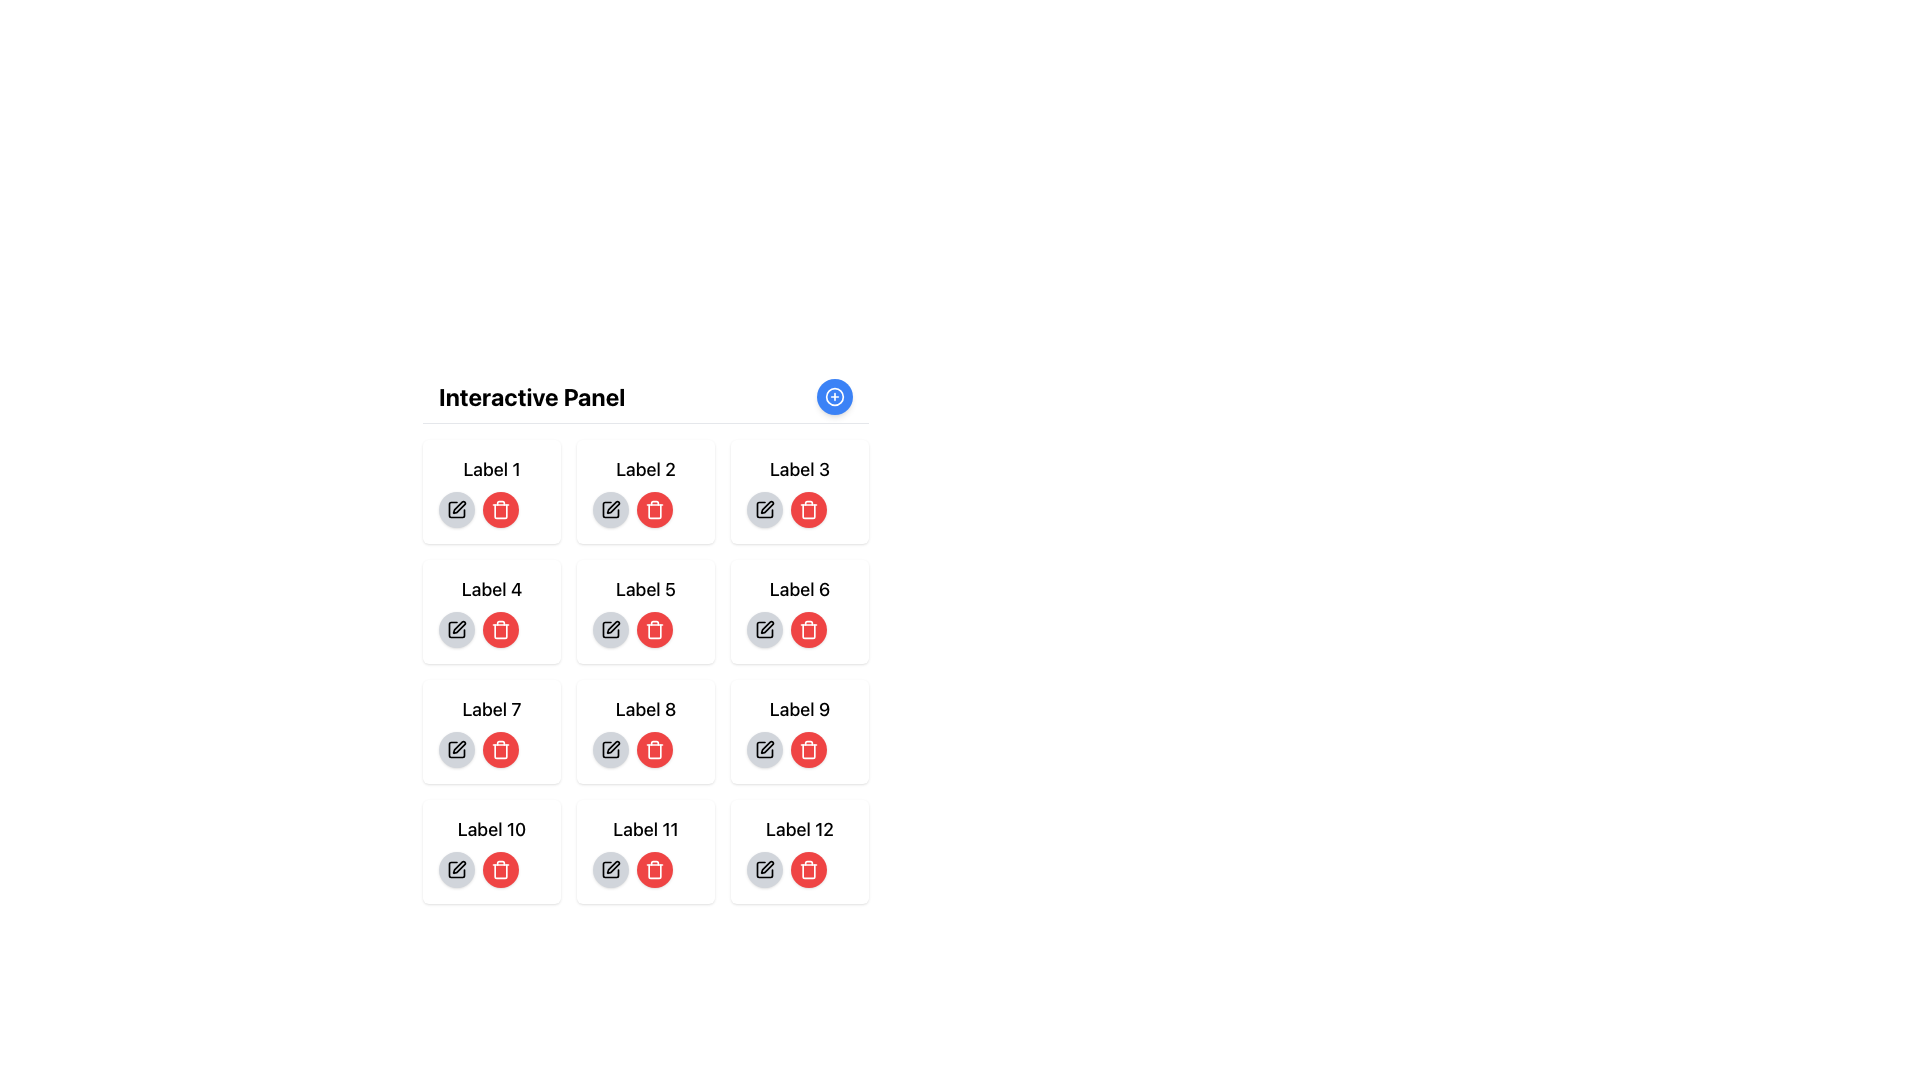 The width and height of the screenshot is (1920, 1080). Describe the element at coordinates (491, 589) in the screenshot. I see `on the text label displaying 'Label 4' located inside the fourth card of the grid layout, positioned in the leftmost column of the second row` at that location.